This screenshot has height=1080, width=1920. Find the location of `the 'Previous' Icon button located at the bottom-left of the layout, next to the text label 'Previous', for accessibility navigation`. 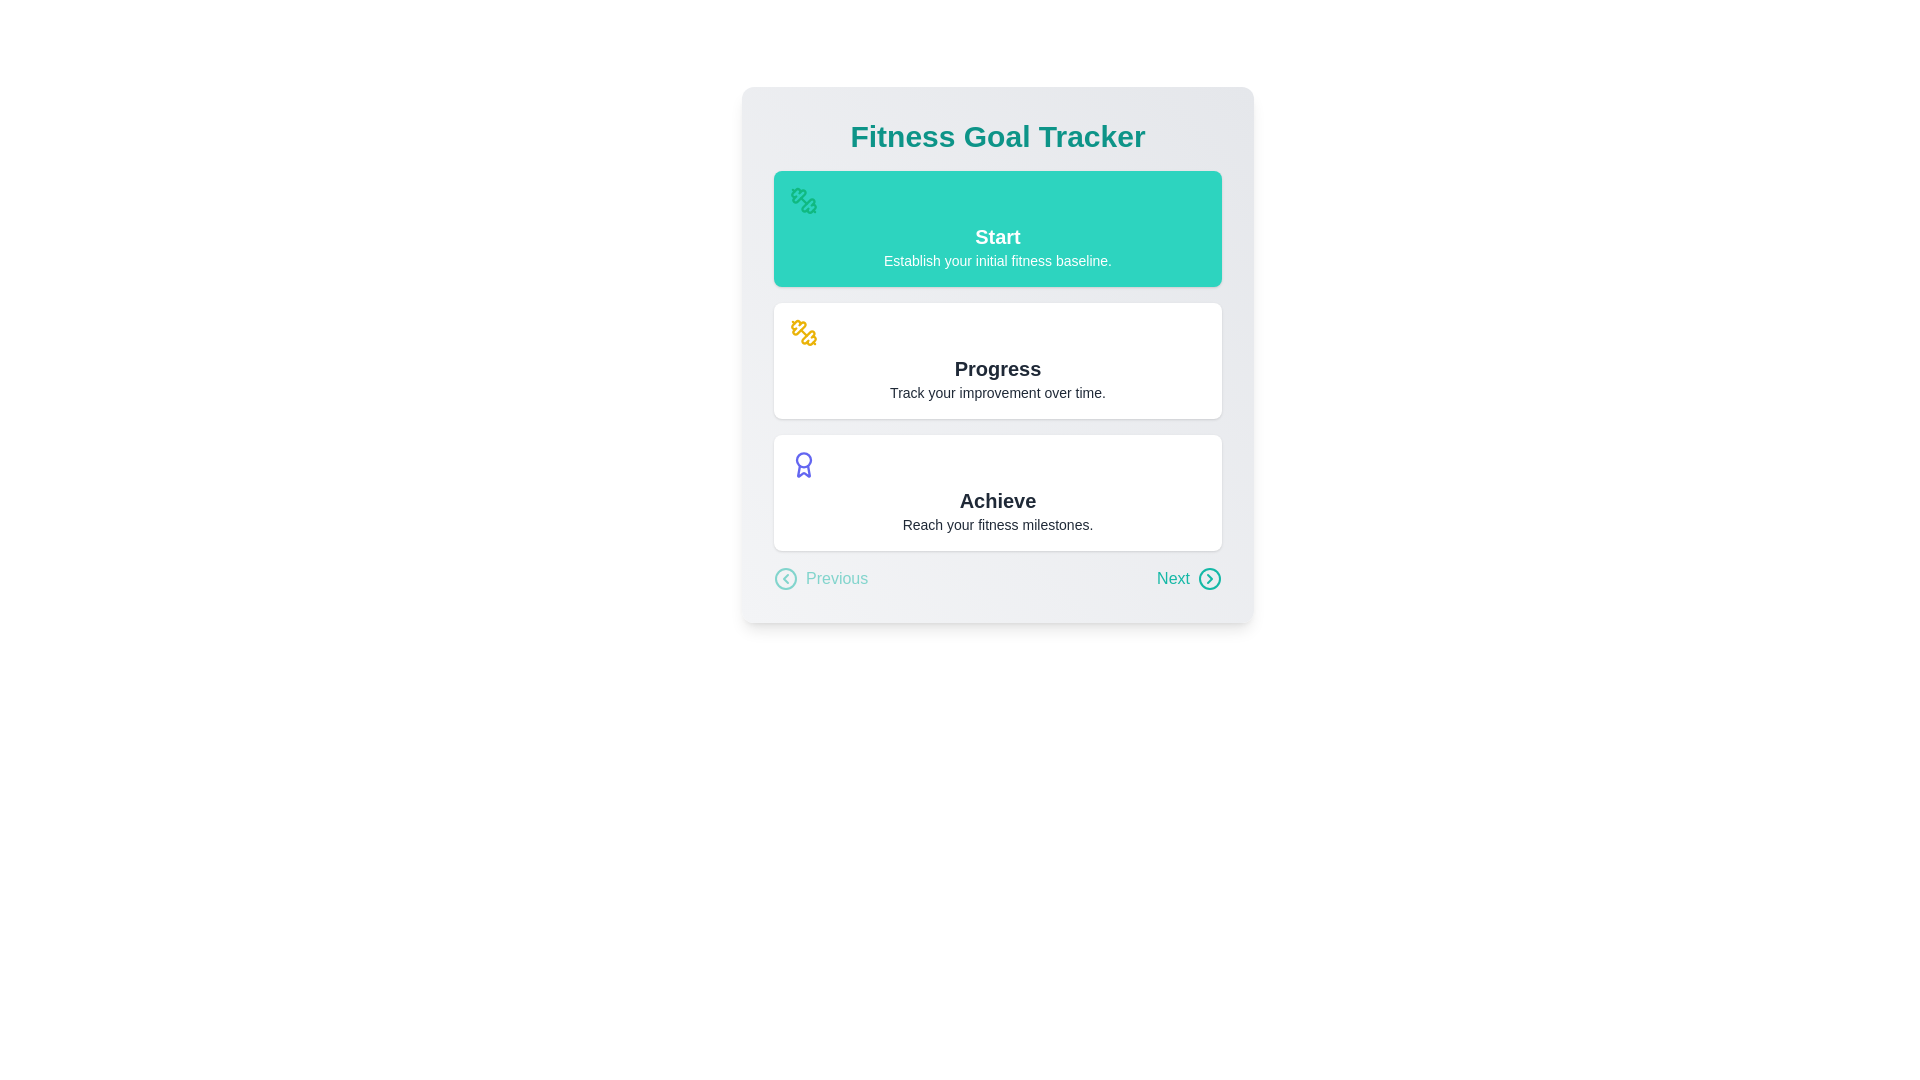

the 'Previous' Icon button located at the bottom-left of the layout, next to the text label 'Previous', for accessibility navigation is located at coordinates (785, 578).